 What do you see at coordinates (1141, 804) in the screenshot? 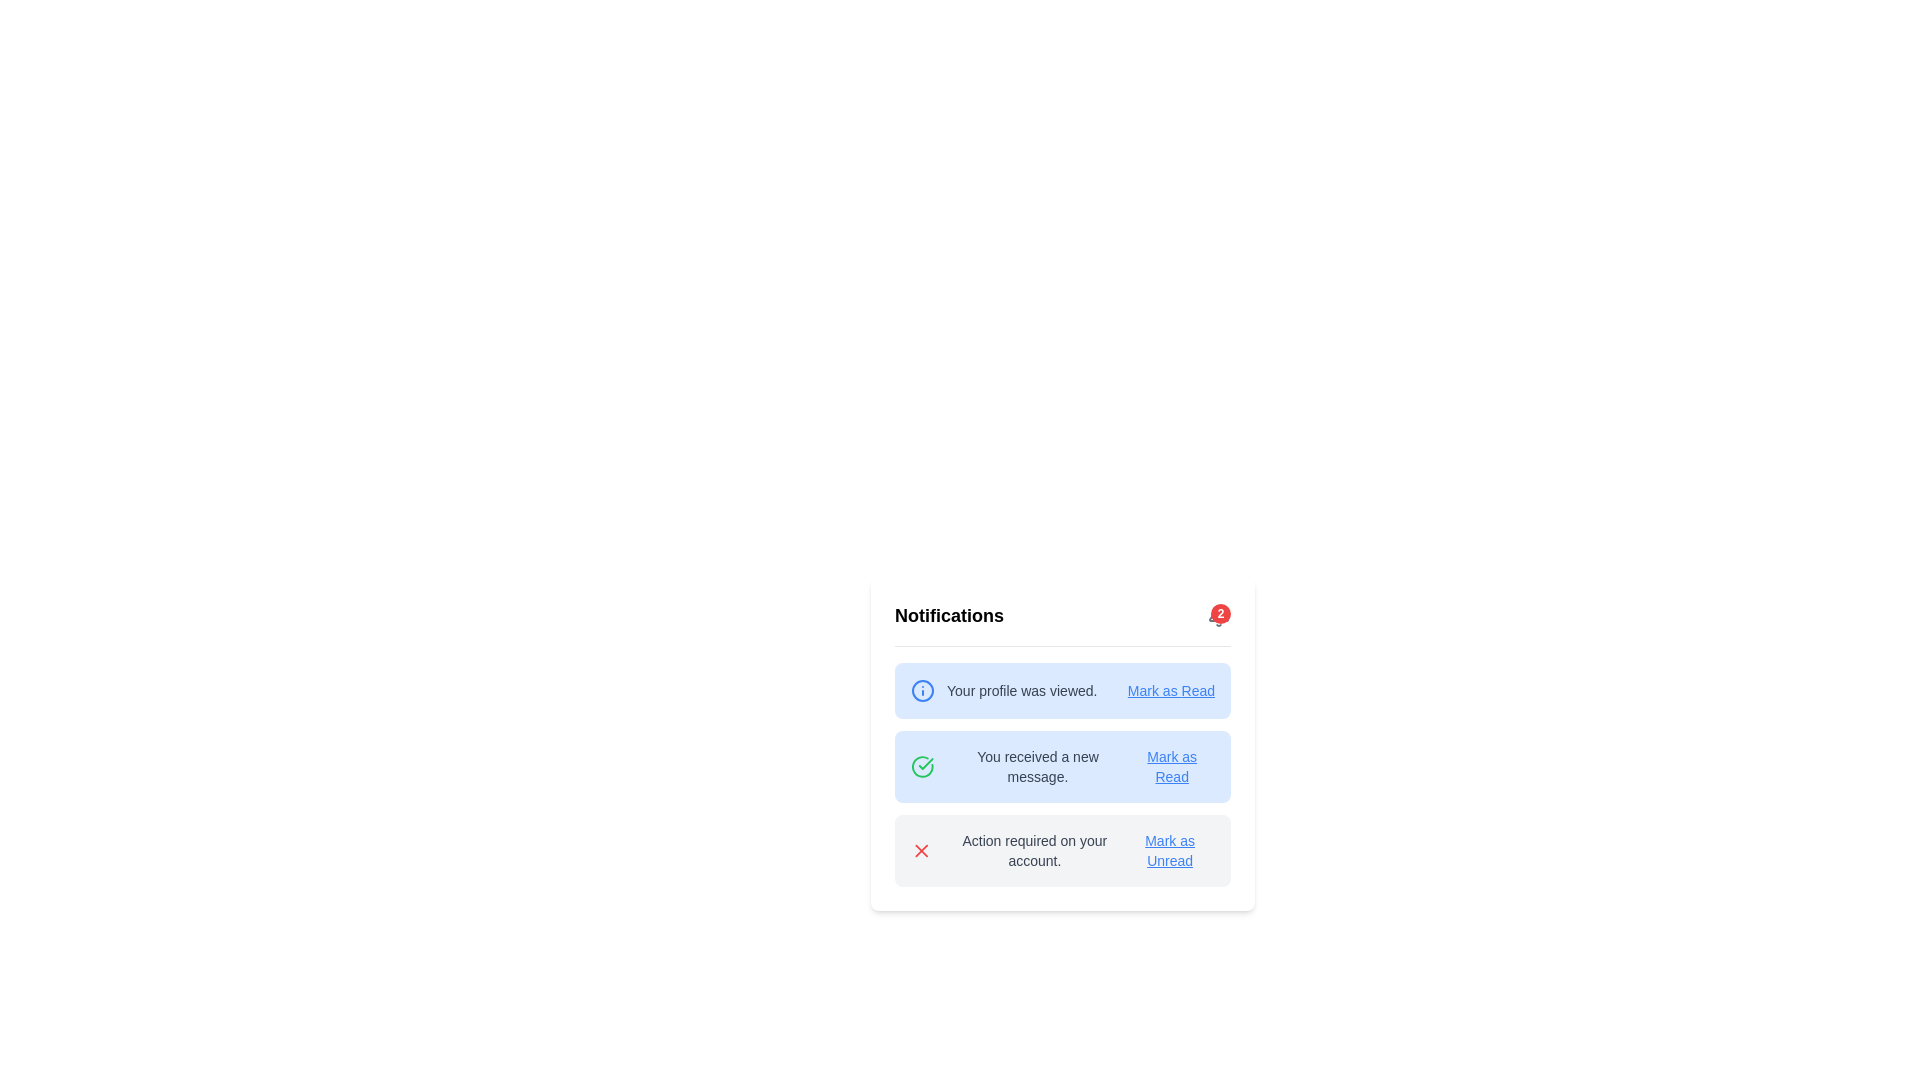
I see `the 'Mark as Read' action link in the second notification message which indicates 'You received a new message'` at bounding box center [1141, 804].